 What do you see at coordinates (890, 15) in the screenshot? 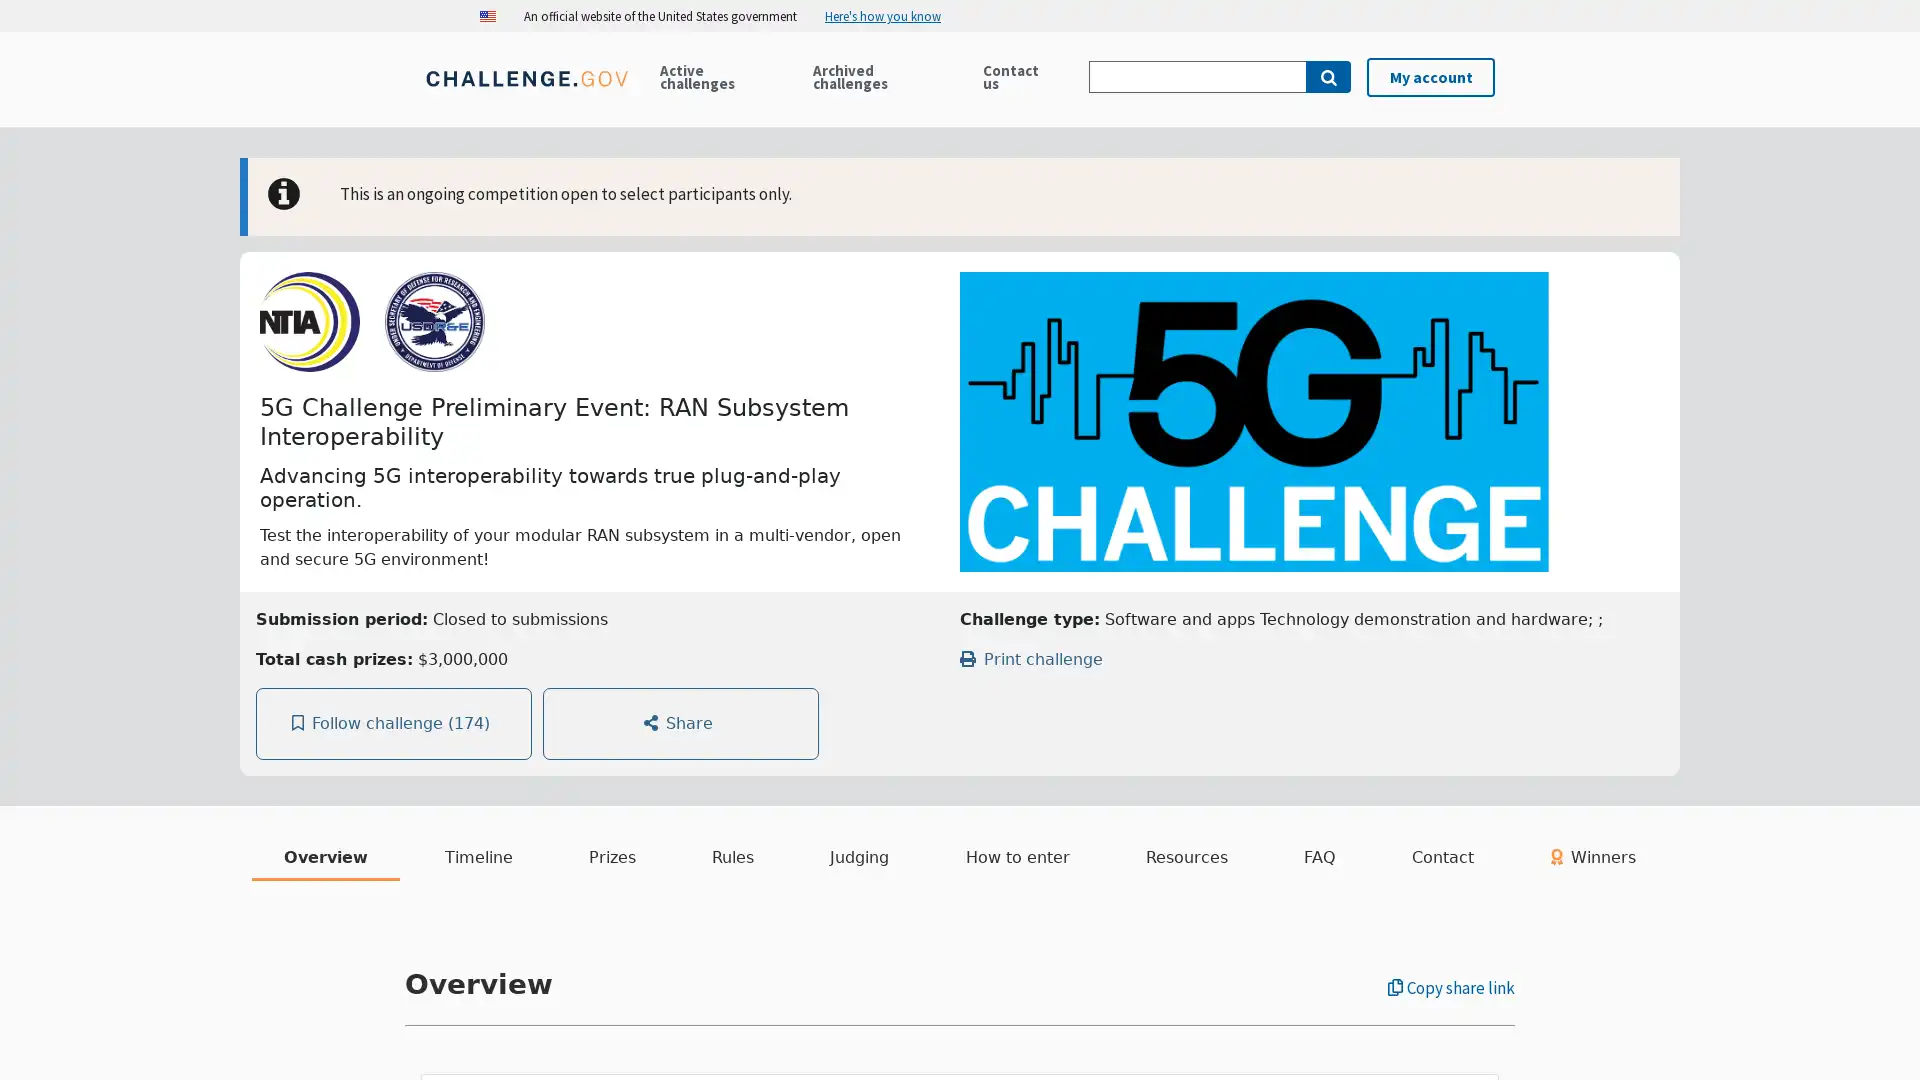
I see `Here's how you know` at bounding box center [890, 15].